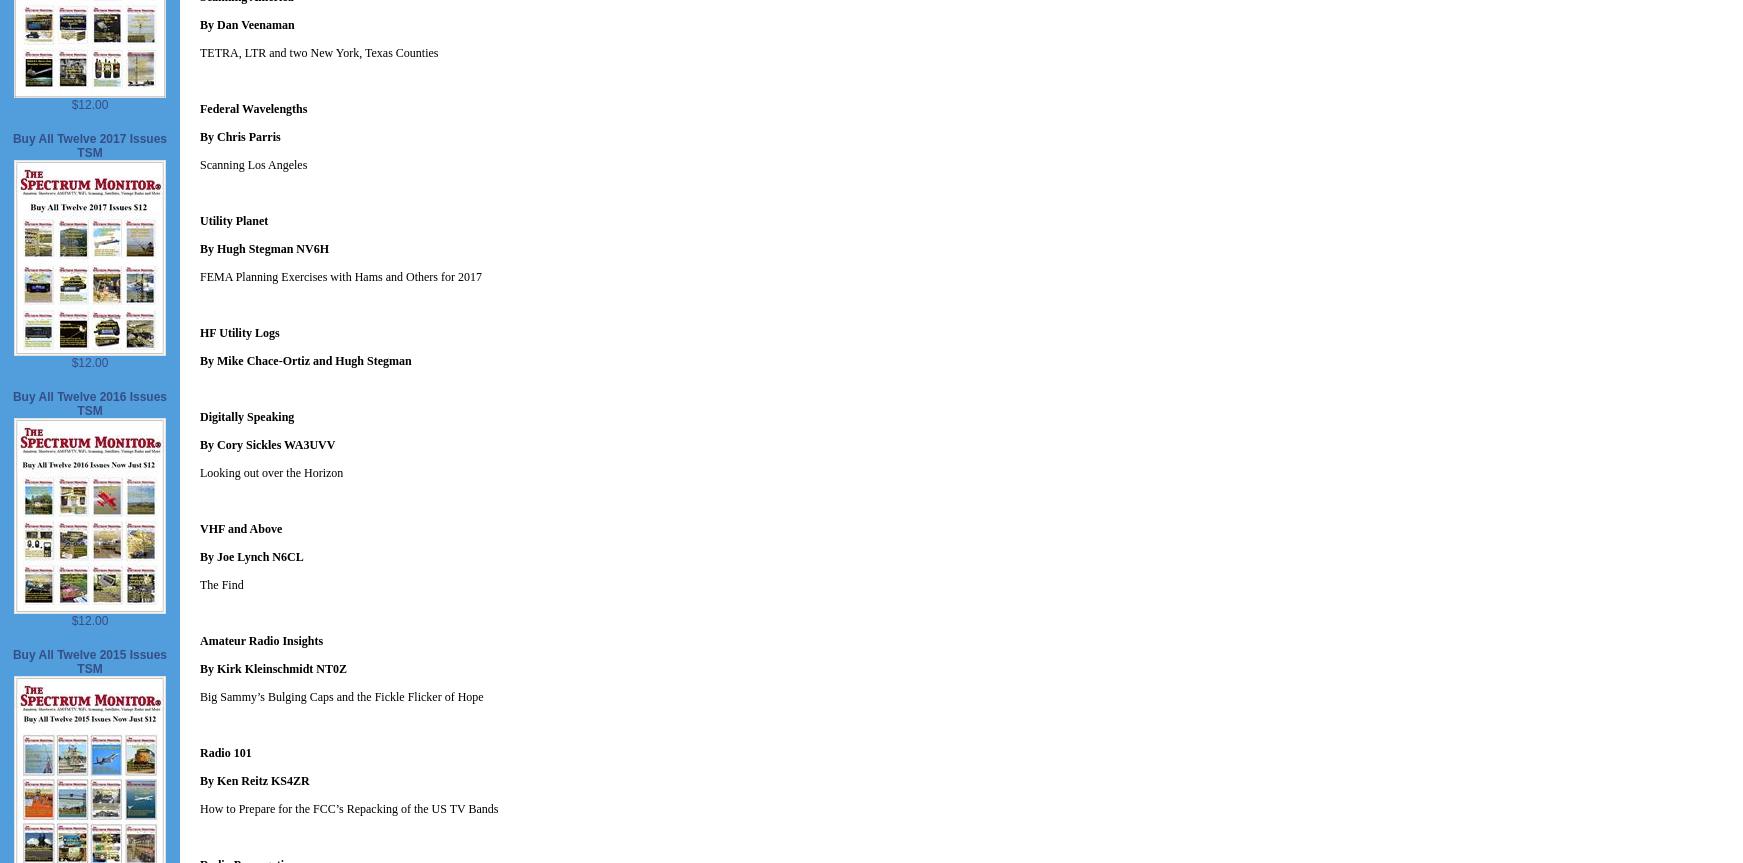 The height and width of the screenshot is (863, 1743). Describe the element at coordinates (252, 107) in the screenshot. I see `'Federal Wavelengths'` at that location.